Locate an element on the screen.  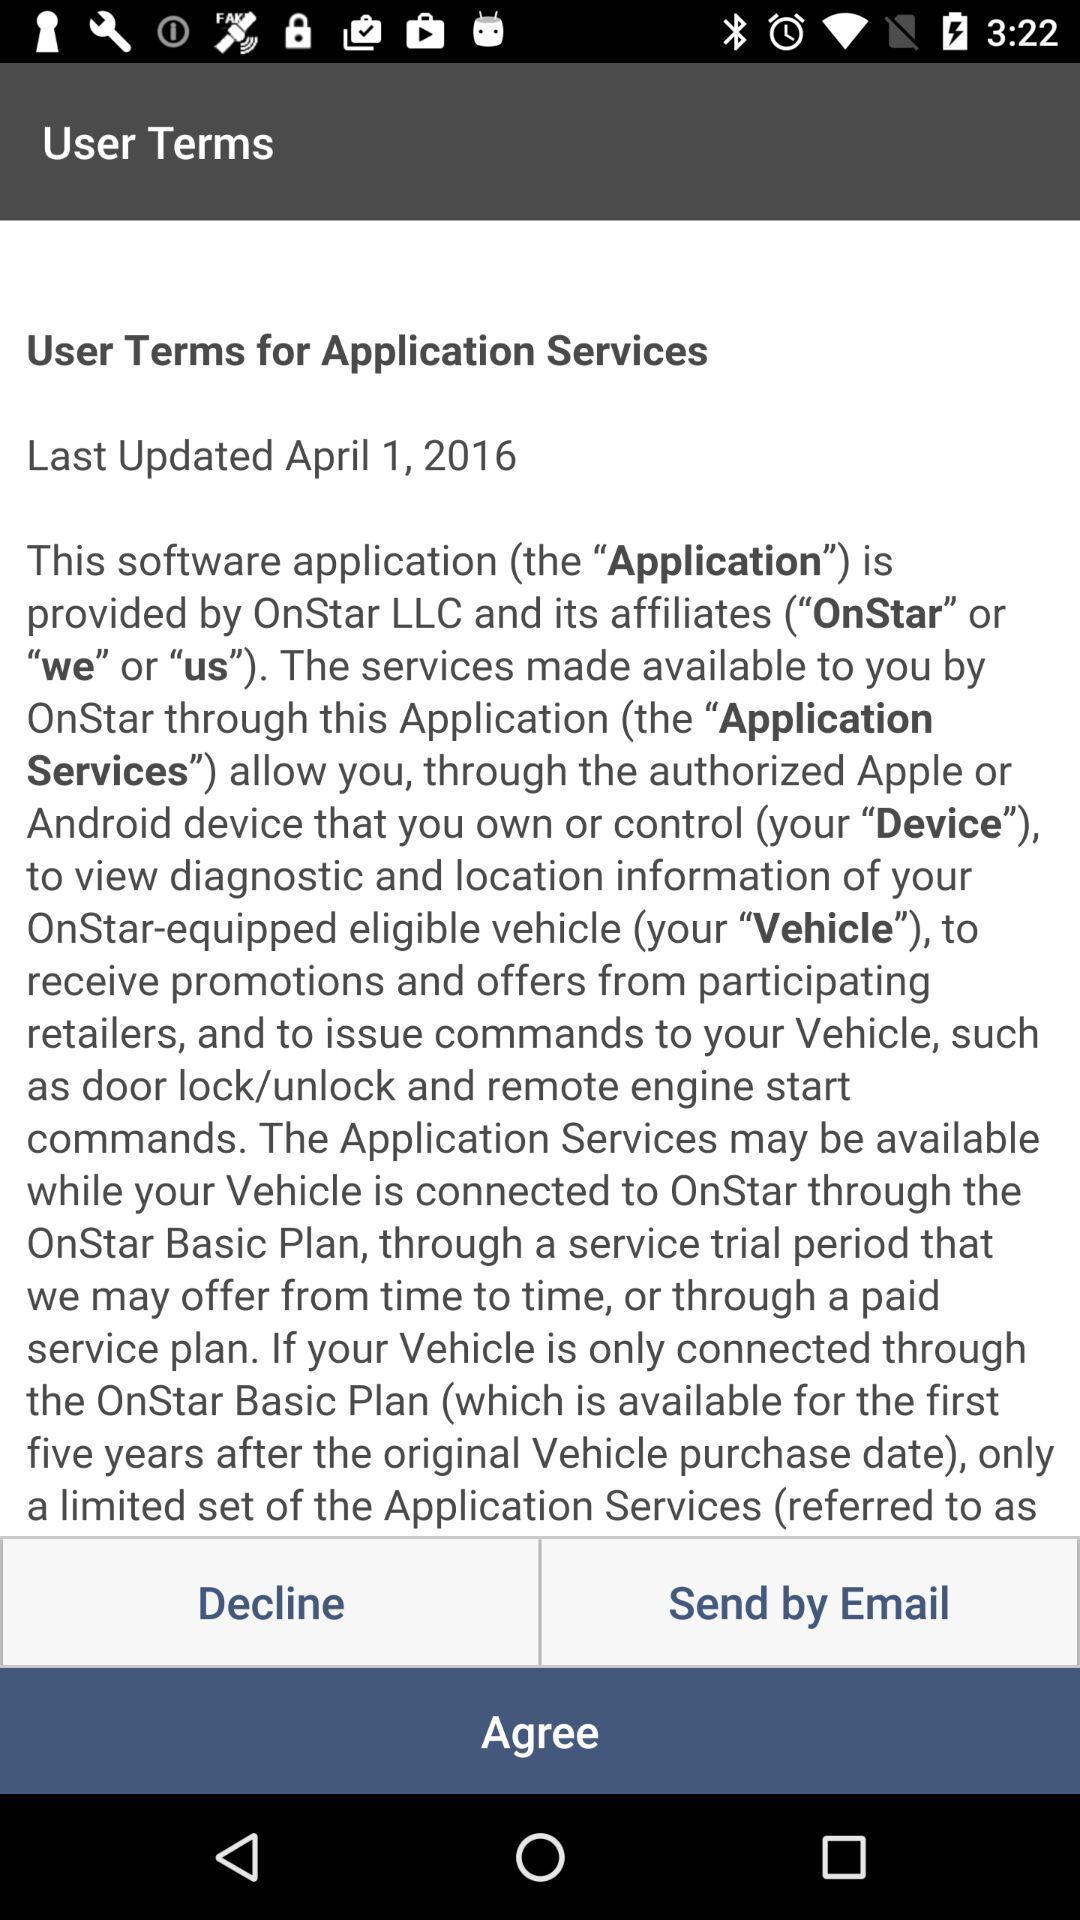
send by email item is located at coordinates (808, 1602).